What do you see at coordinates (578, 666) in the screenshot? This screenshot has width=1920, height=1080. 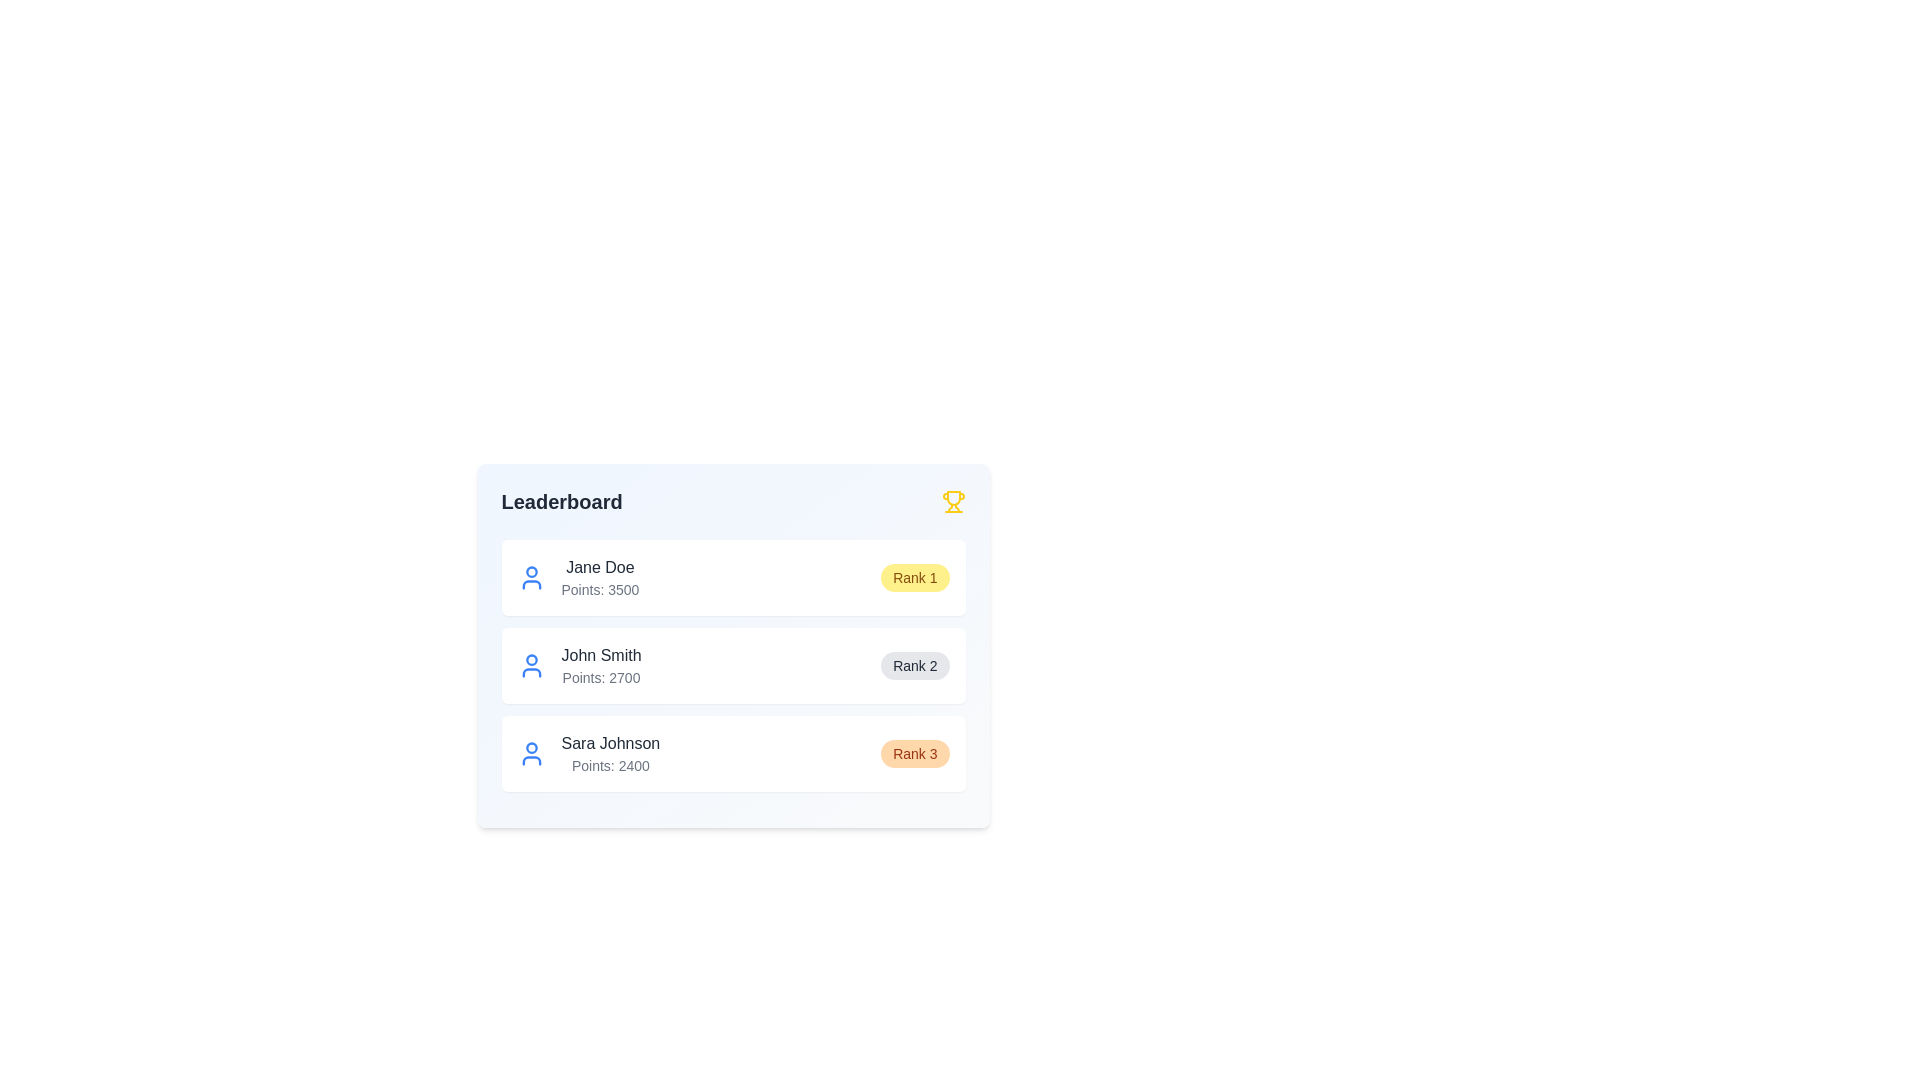 I see `to select the leaderboard entry for 'John Smith', which includes the user's icon in blue and points displayed as 'Points: 2700'. This entry is the second in the leaderboard list, positioned below 'Jane Doe'` at bounding box center [578, 666].